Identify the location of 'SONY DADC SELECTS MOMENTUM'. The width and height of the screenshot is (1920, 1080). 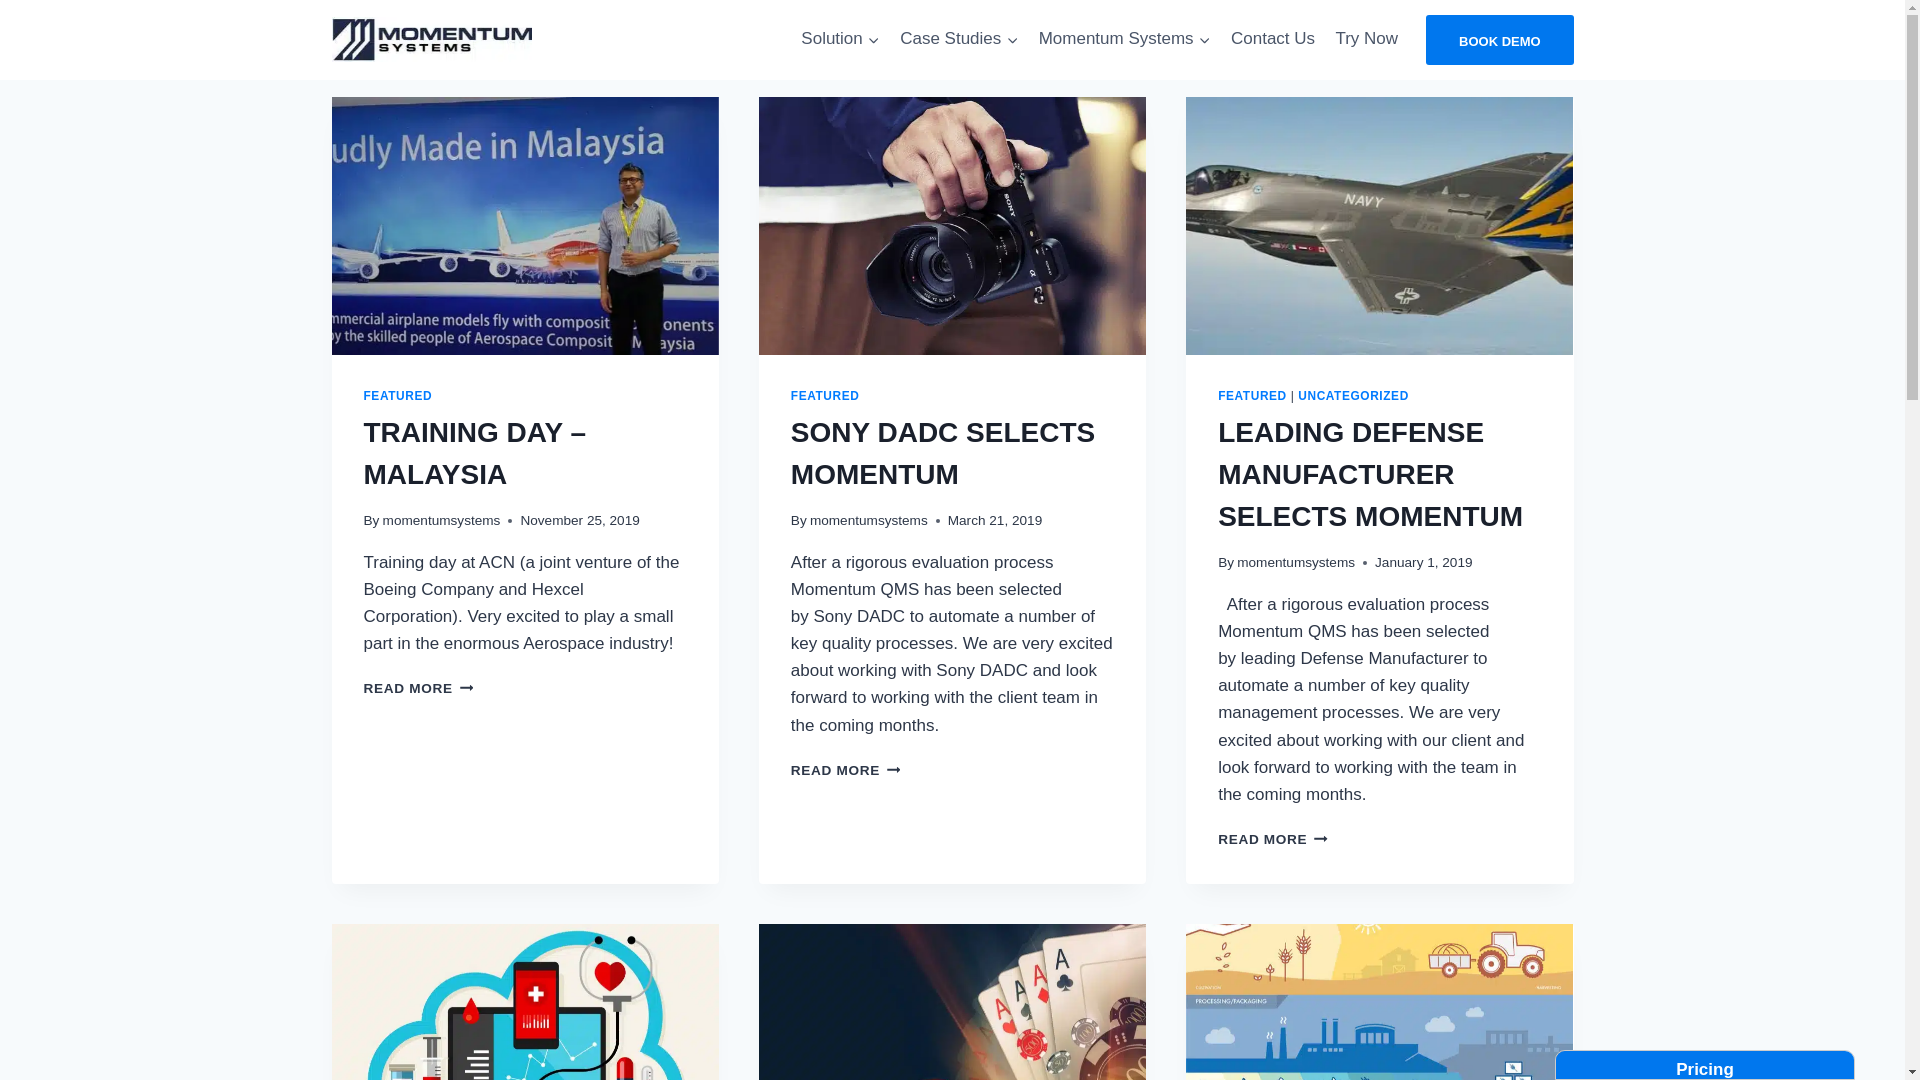
(941, 453).